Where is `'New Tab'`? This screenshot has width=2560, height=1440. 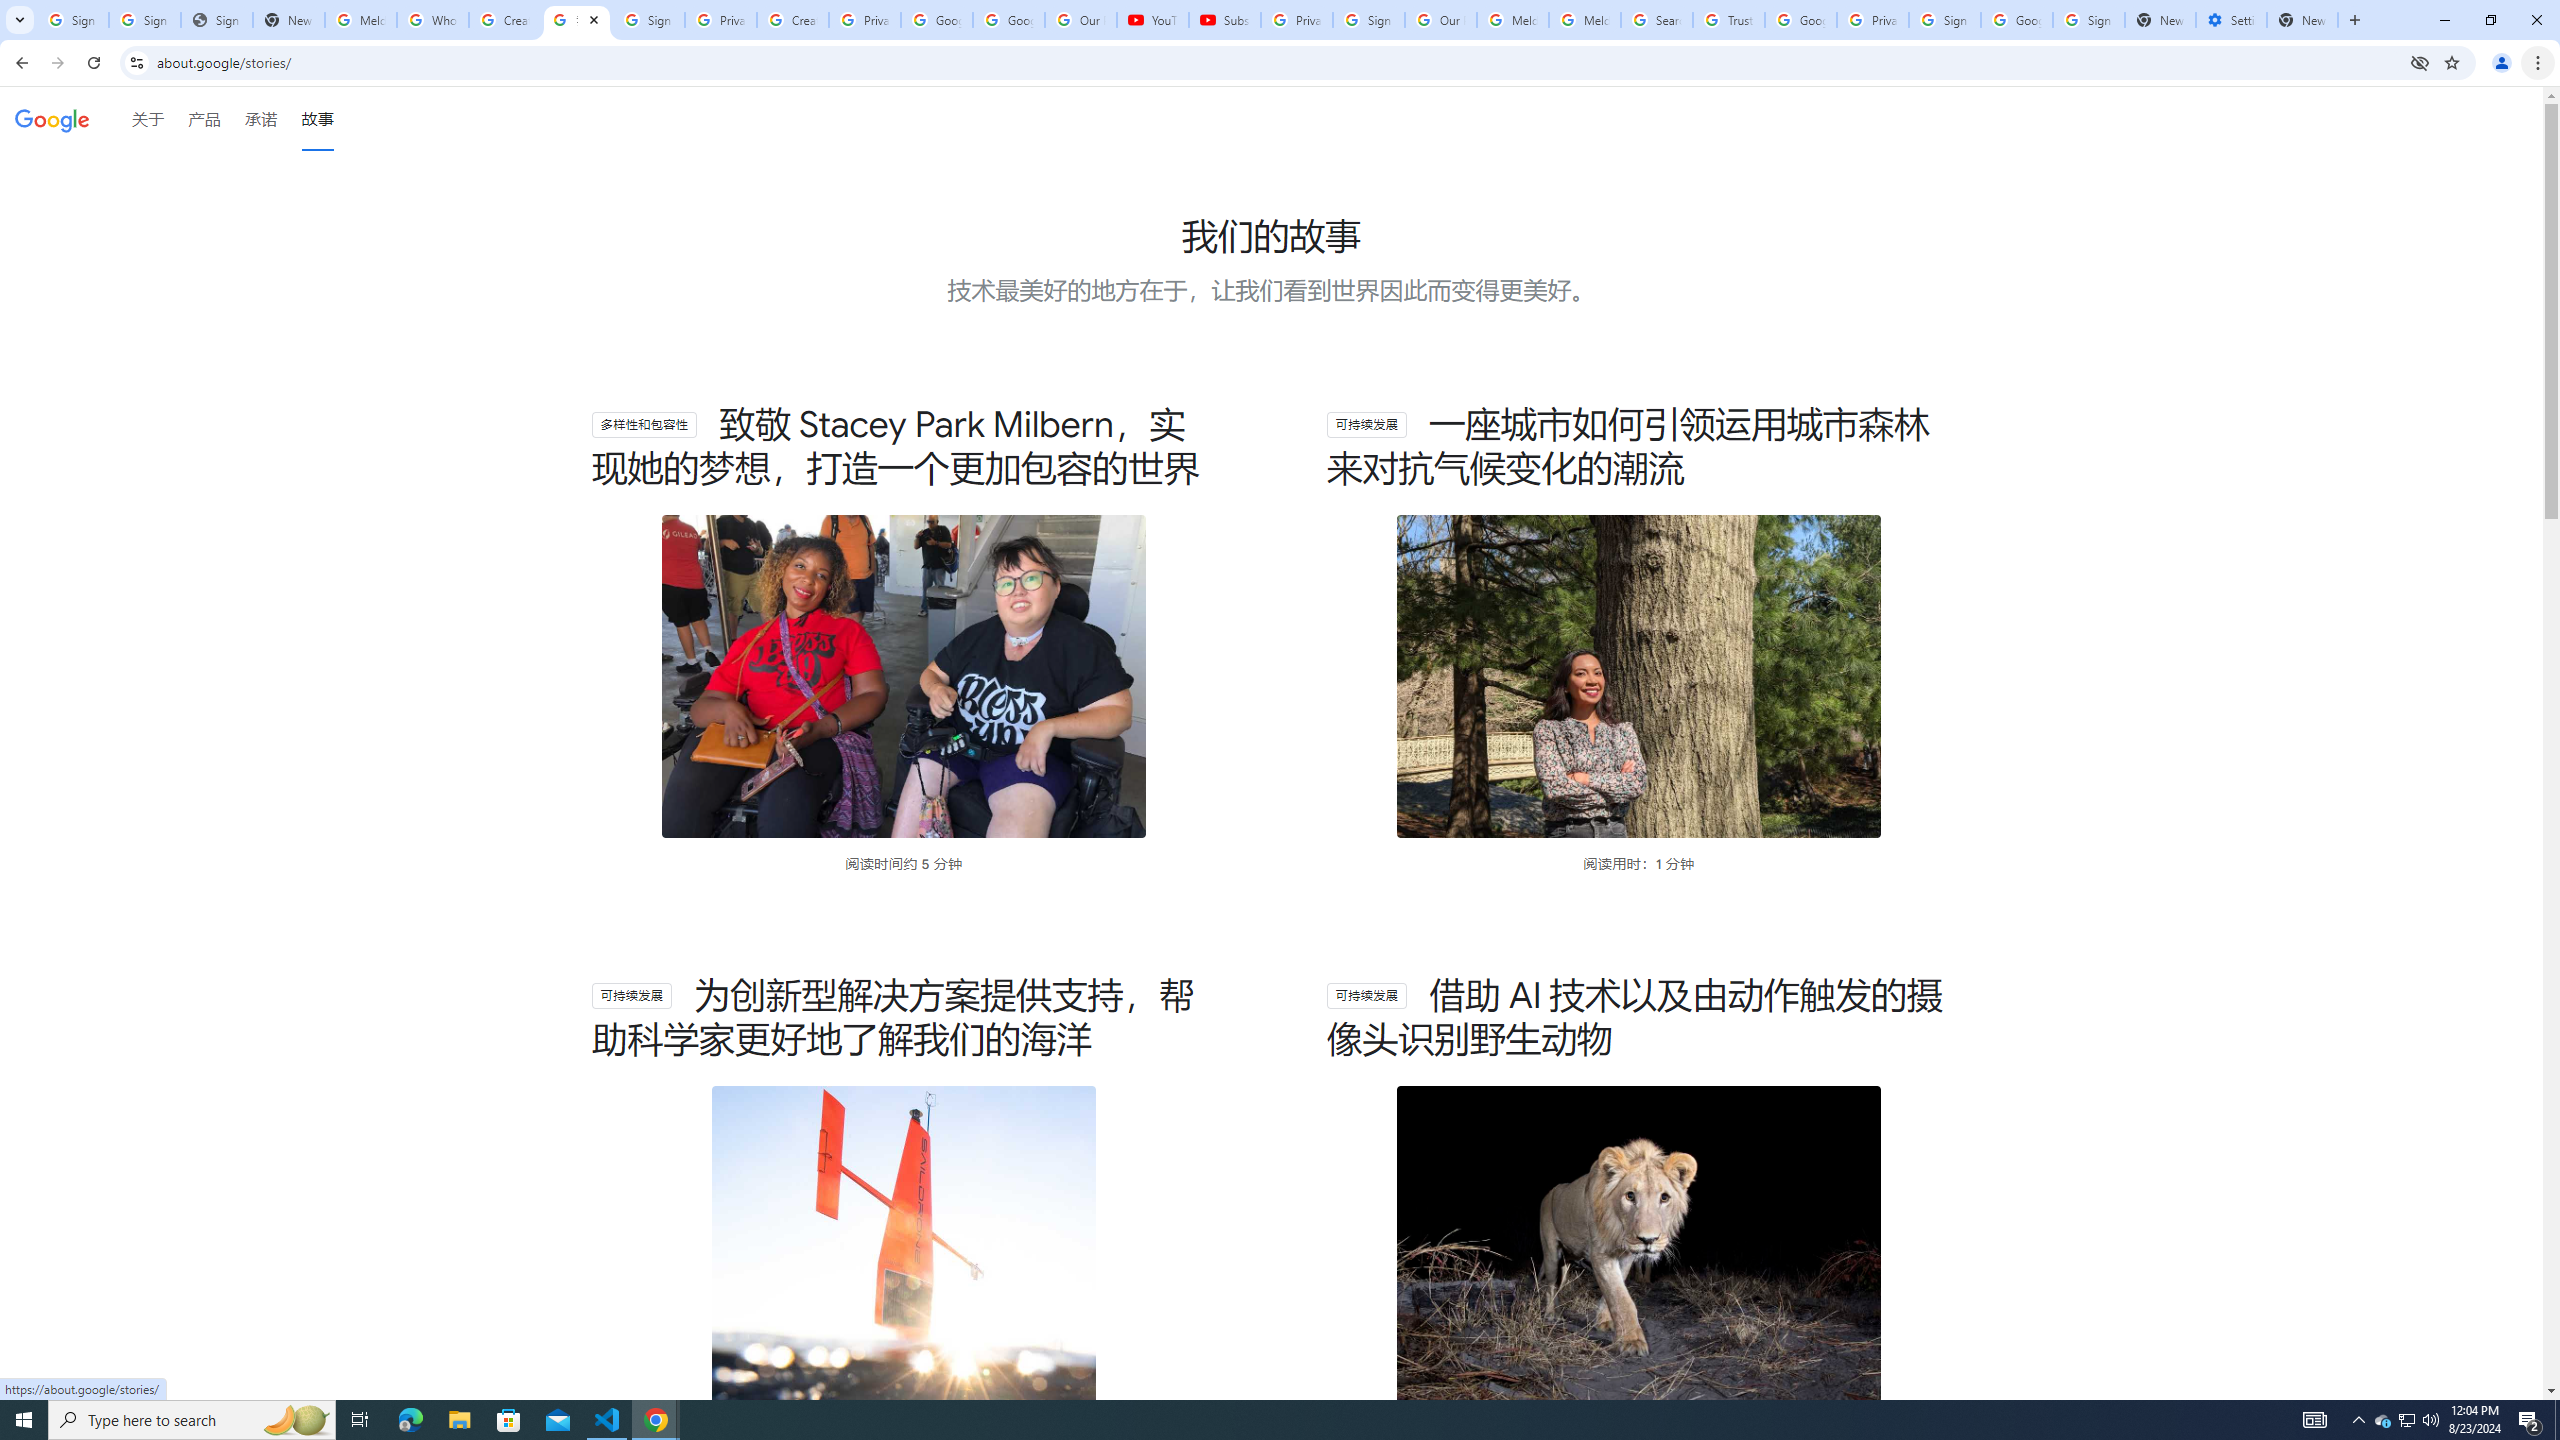
'New Tab' is located at coordinates (2302, 19).